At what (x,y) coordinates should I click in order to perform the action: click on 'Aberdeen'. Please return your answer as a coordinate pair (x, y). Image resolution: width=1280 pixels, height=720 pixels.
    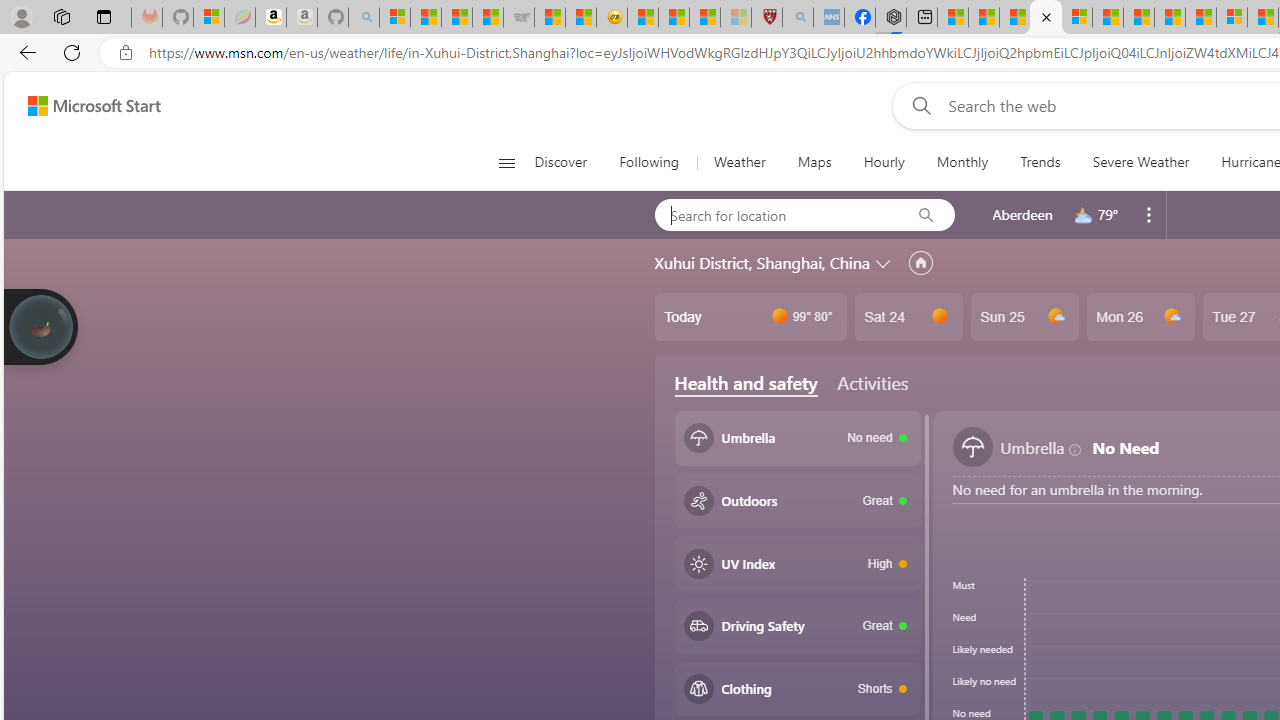
    Looking at the image, I should click on (1022, 214).